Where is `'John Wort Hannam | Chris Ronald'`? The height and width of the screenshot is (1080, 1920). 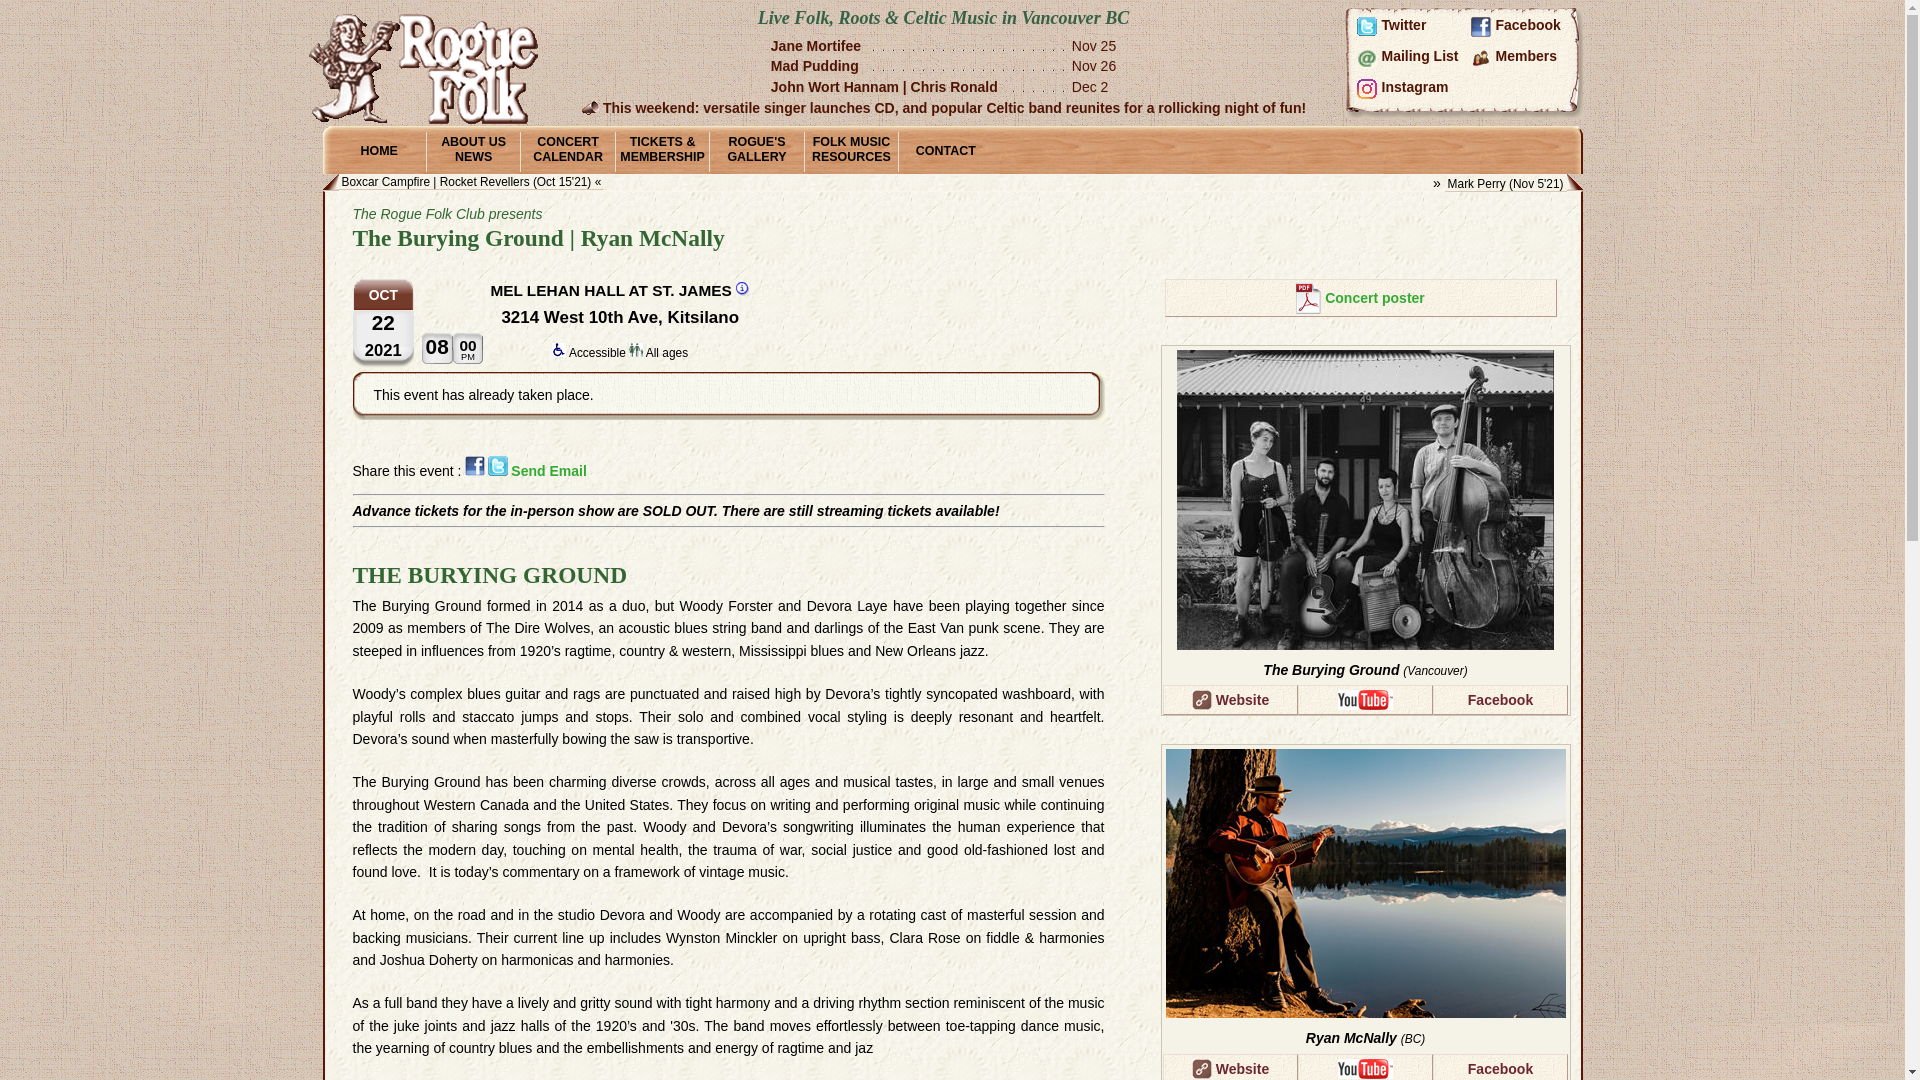 'John Wort Hannam | Chris Ronald' is located at coordinates (887, 86).